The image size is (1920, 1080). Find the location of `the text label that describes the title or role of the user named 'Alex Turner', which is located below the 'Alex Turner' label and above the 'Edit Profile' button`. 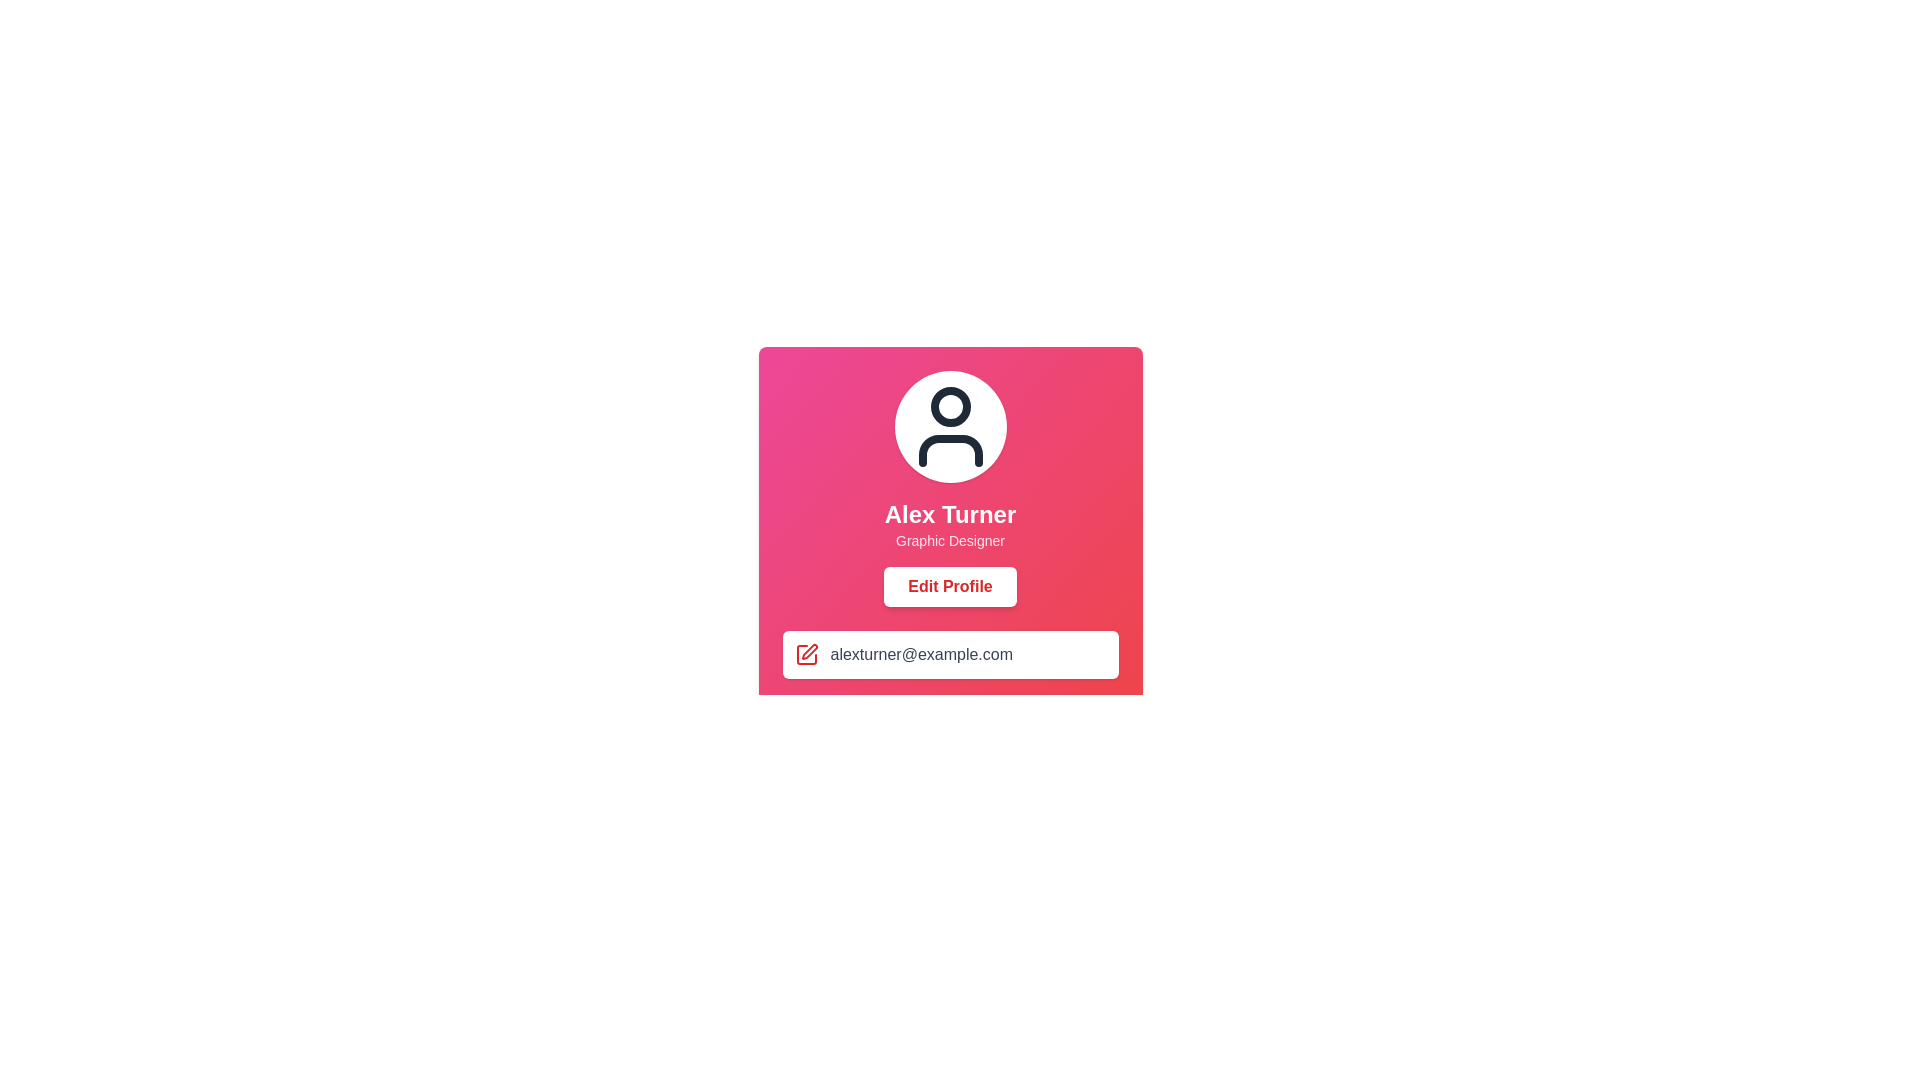

the text label that describes the title or role of the user named 'Alex Turner', which is located below the 'Alex Turner' label and above the 'Edit Profile' button is located at coordinates (949, 540).